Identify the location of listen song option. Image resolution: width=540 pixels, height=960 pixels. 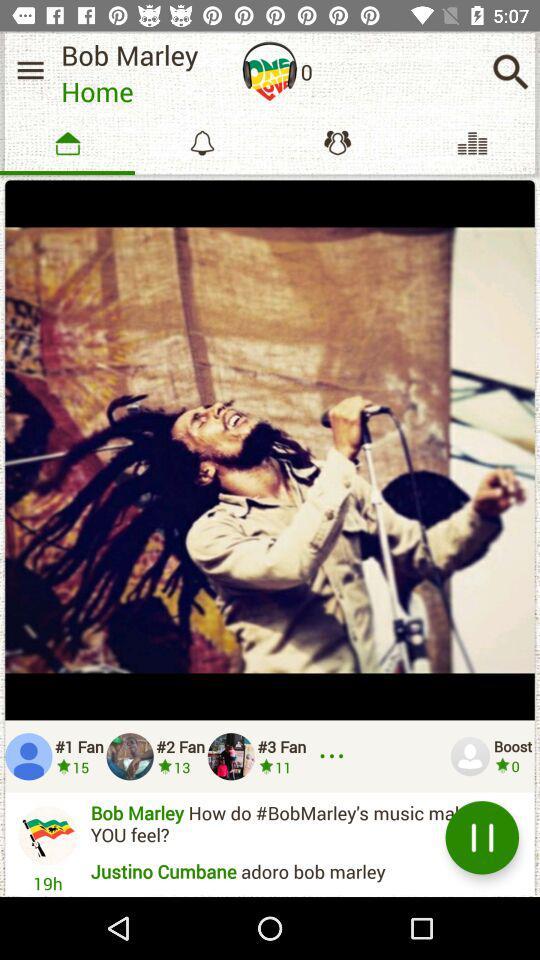
(270, 71).